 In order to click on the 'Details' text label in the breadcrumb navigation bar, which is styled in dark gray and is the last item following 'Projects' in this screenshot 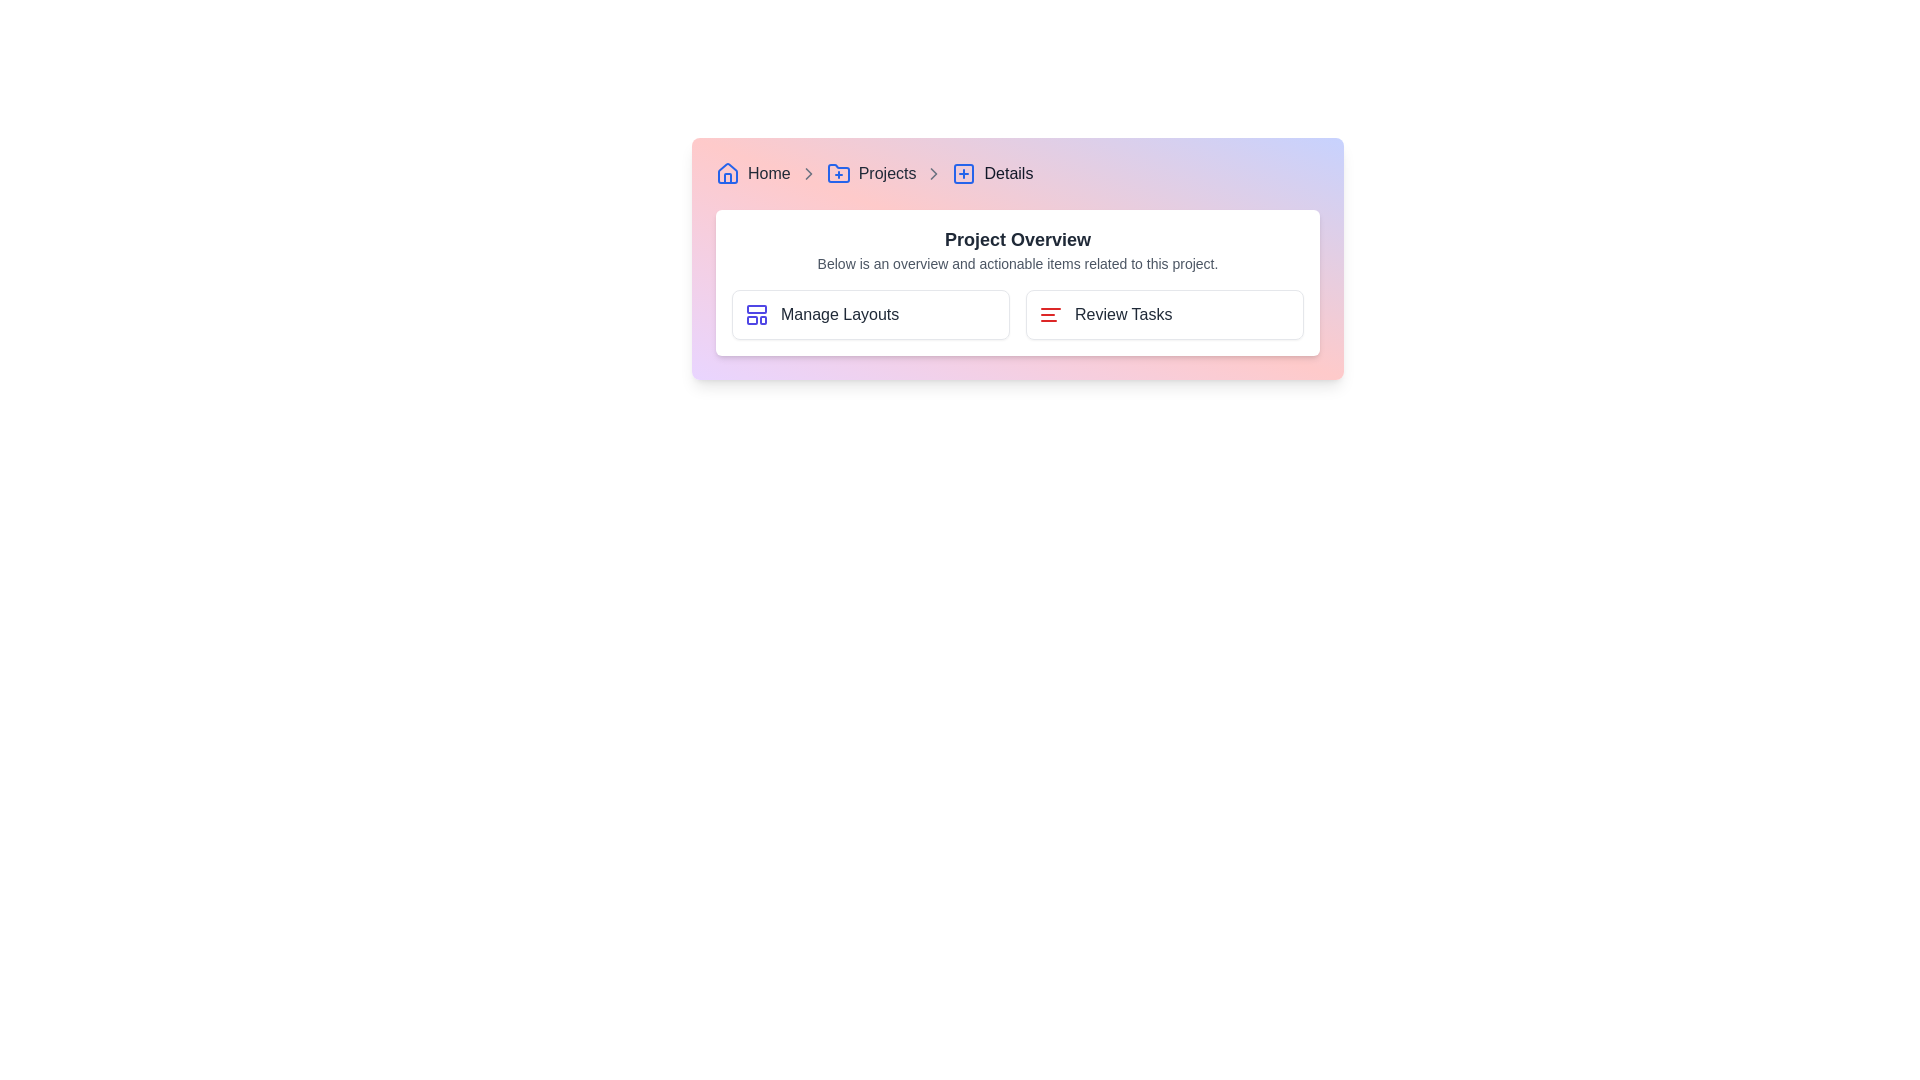, I will do `click(1008, 172)`.